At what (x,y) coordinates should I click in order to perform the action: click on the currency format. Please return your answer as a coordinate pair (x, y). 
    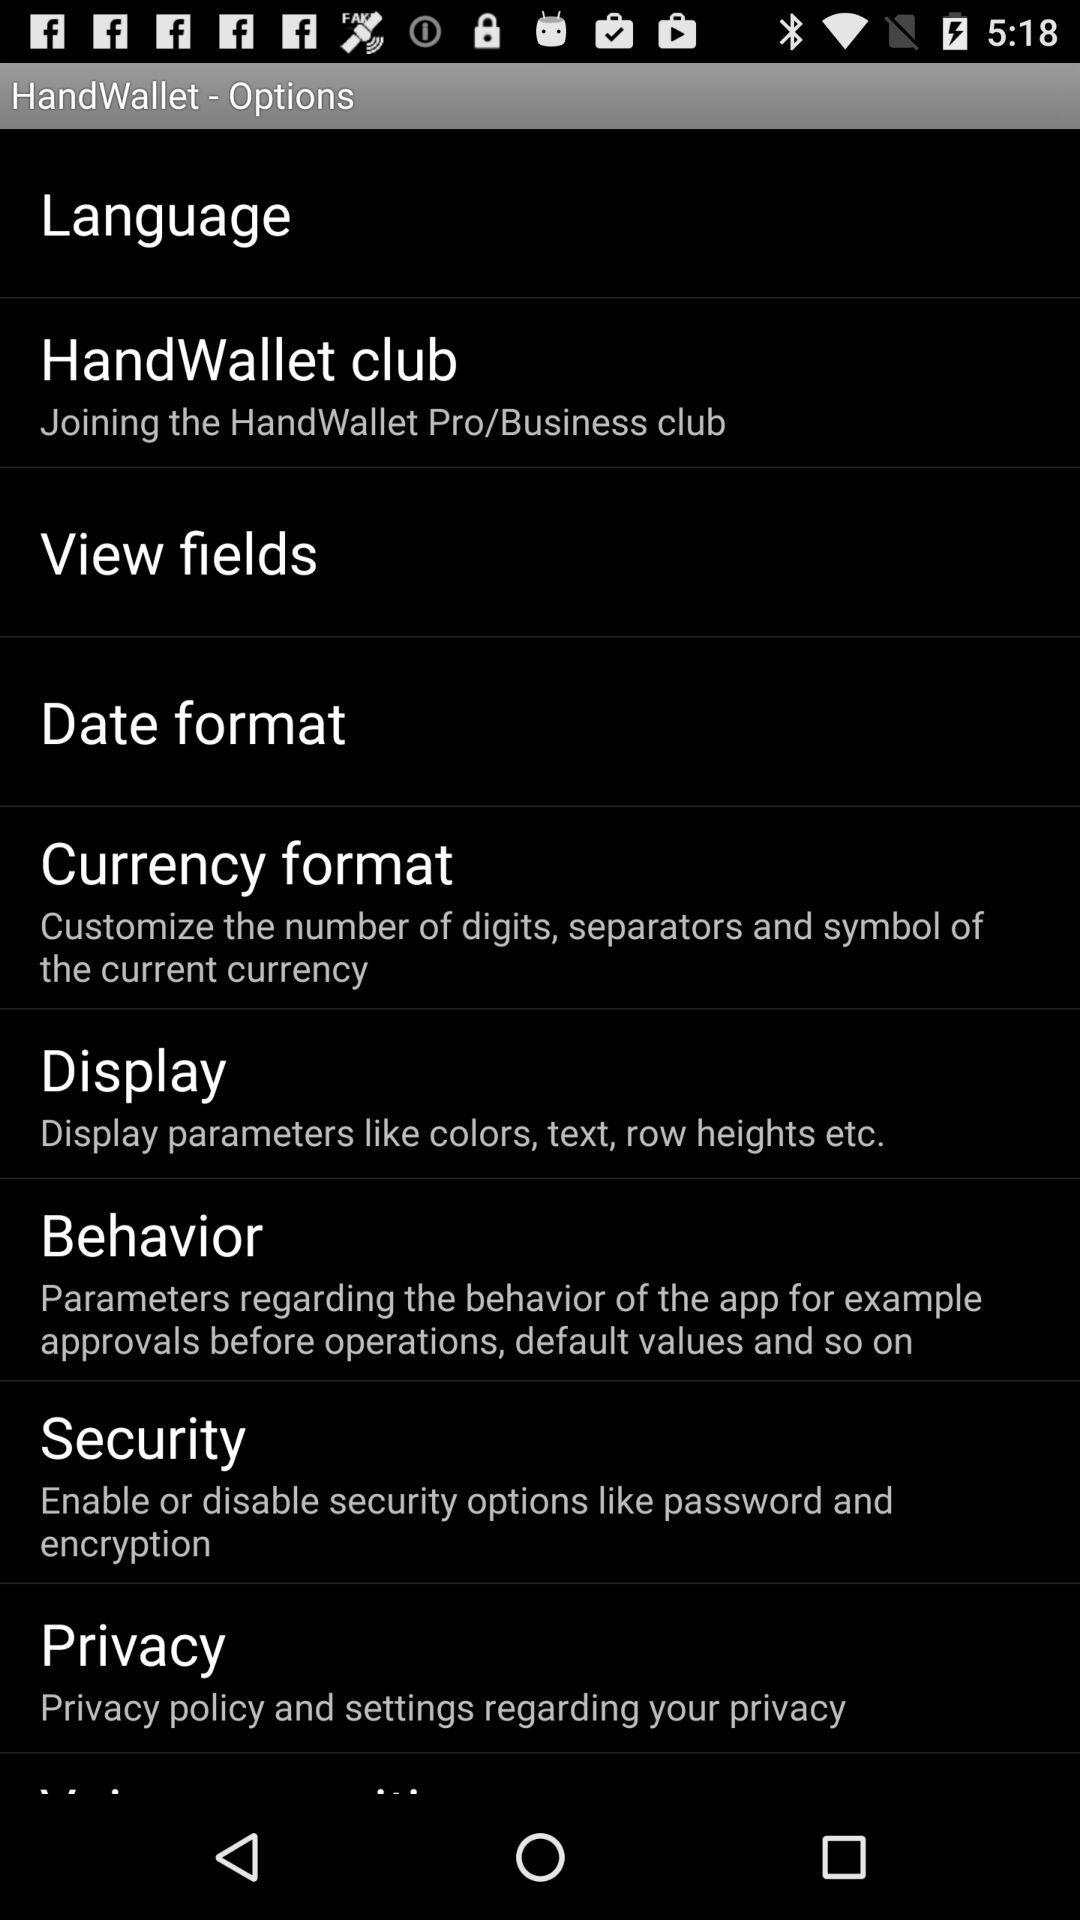
    Looking at the image, I should click on (245, 861).